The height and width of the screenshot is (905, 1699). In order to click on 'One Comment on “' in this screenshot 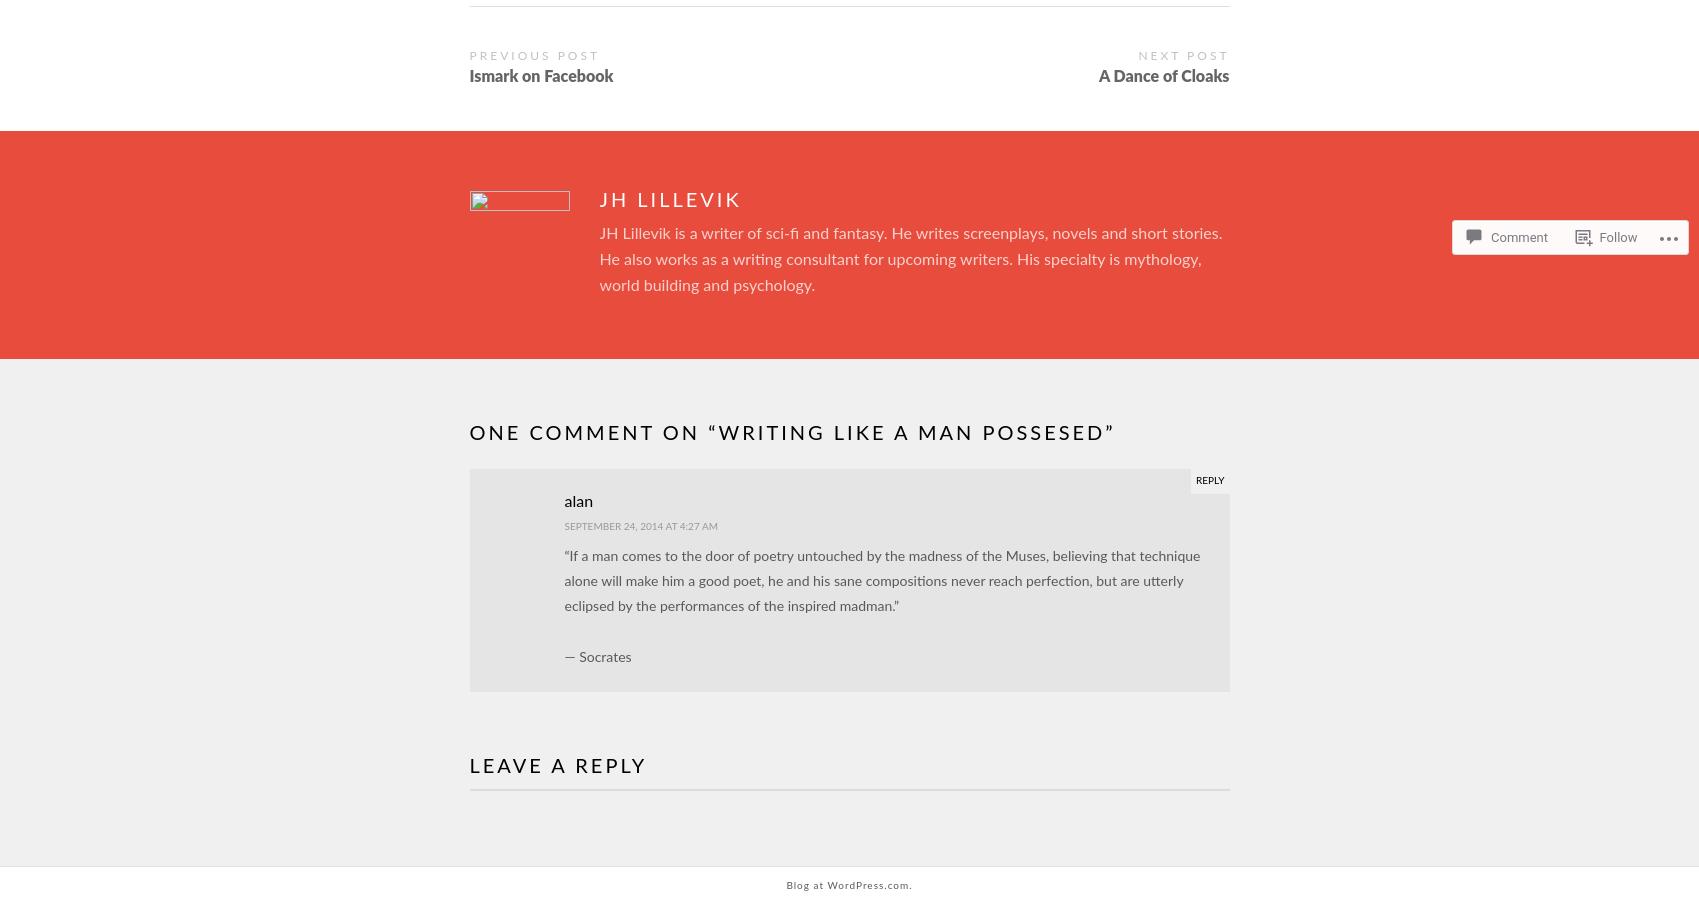, I will do `click(593, 432)`.